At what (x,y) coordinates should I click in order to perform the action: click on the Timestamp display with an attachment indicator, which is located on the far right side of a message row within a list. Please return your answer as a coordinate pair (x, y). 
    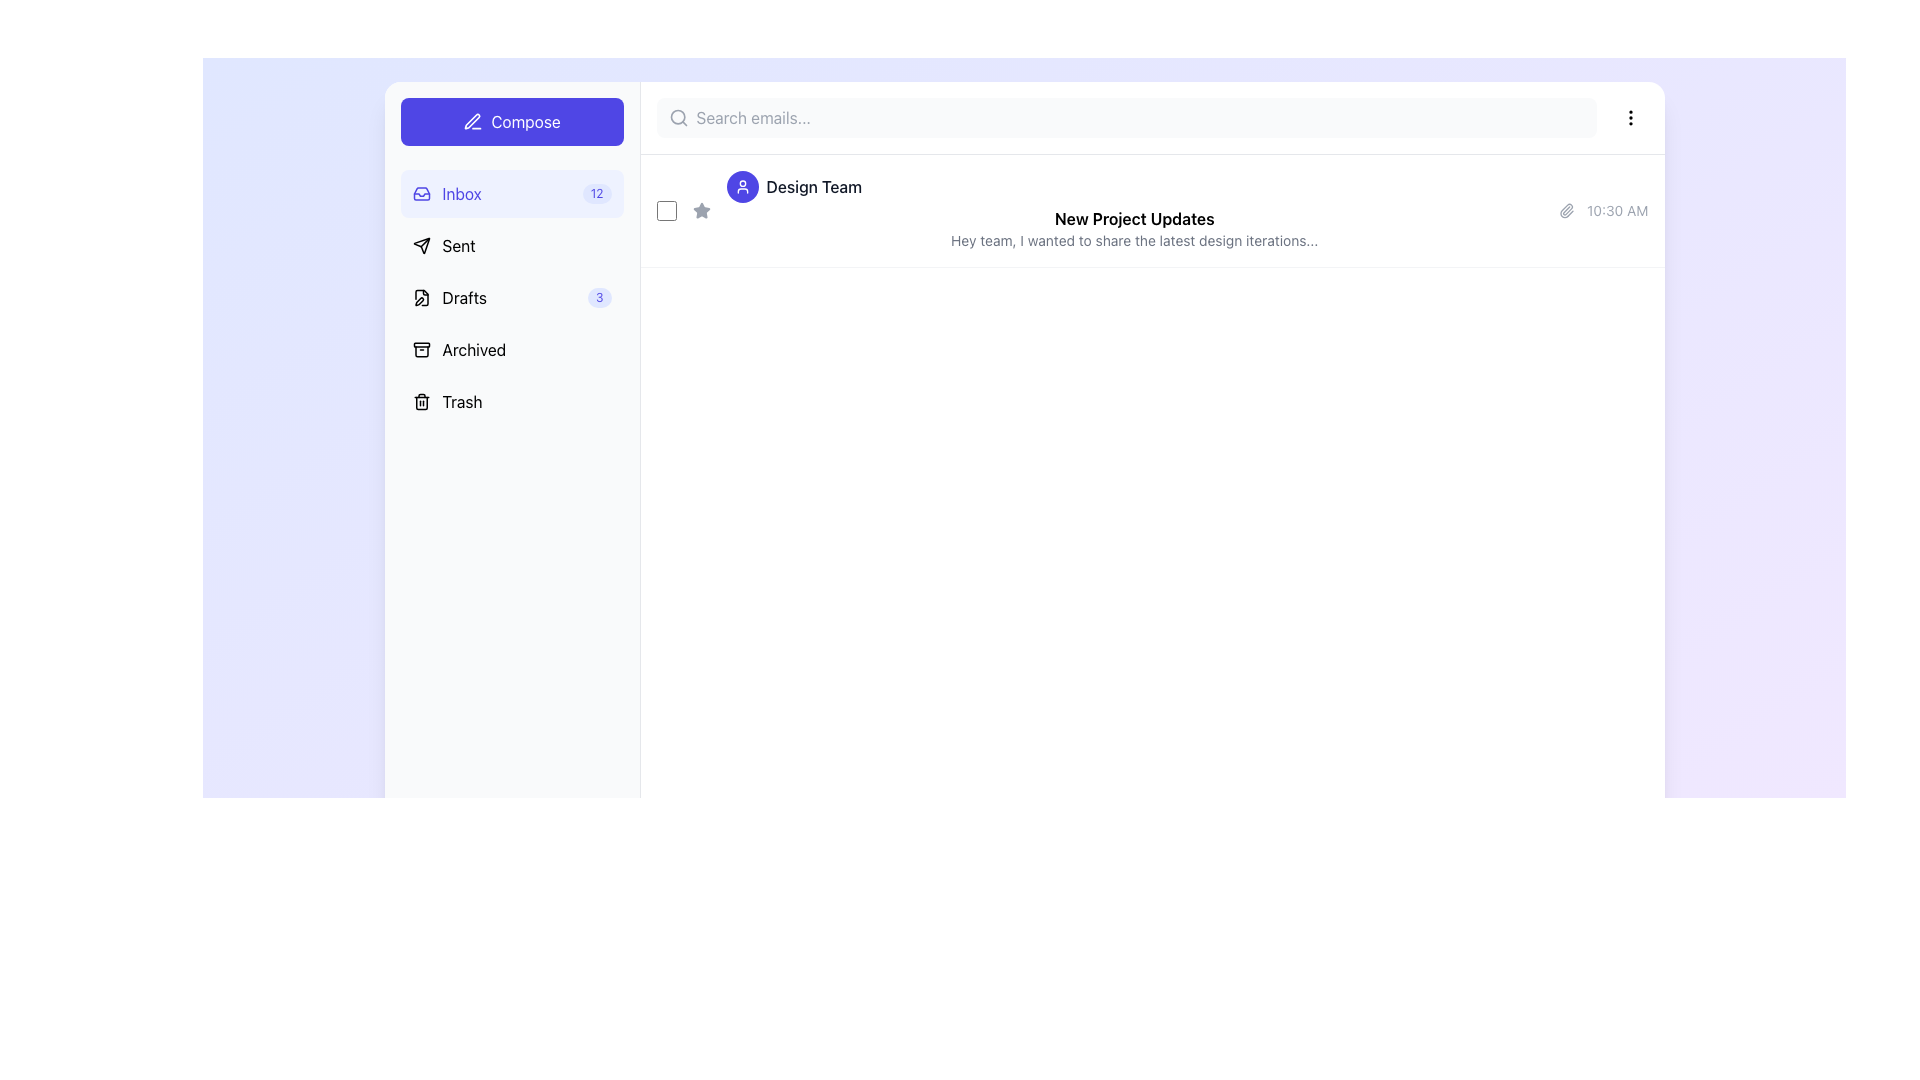
    Looking at the image, I should click on (1603, 211).